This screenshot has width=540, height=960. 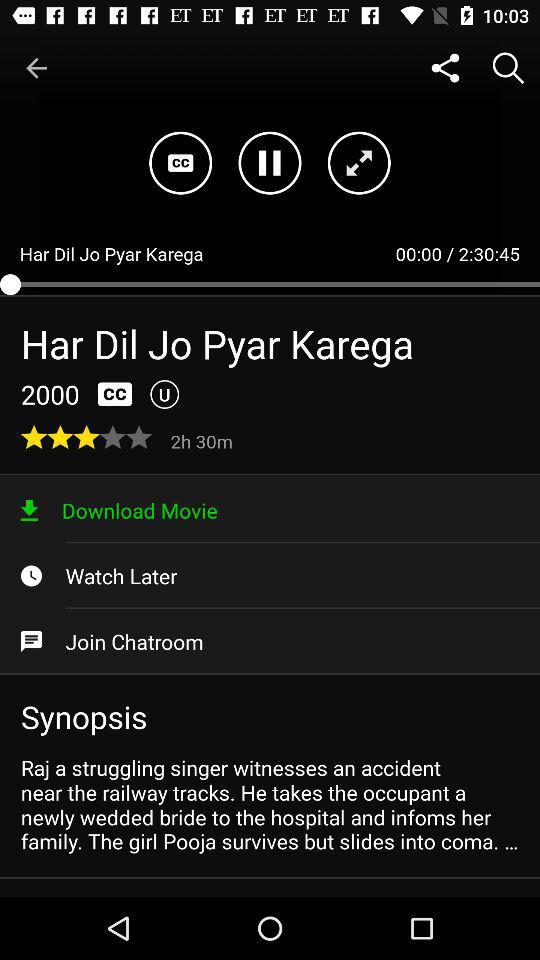 What do you see at coordinates (203, 440) in the screenshot?
I see `2h 30m  item` at bounding box center [203, 440].